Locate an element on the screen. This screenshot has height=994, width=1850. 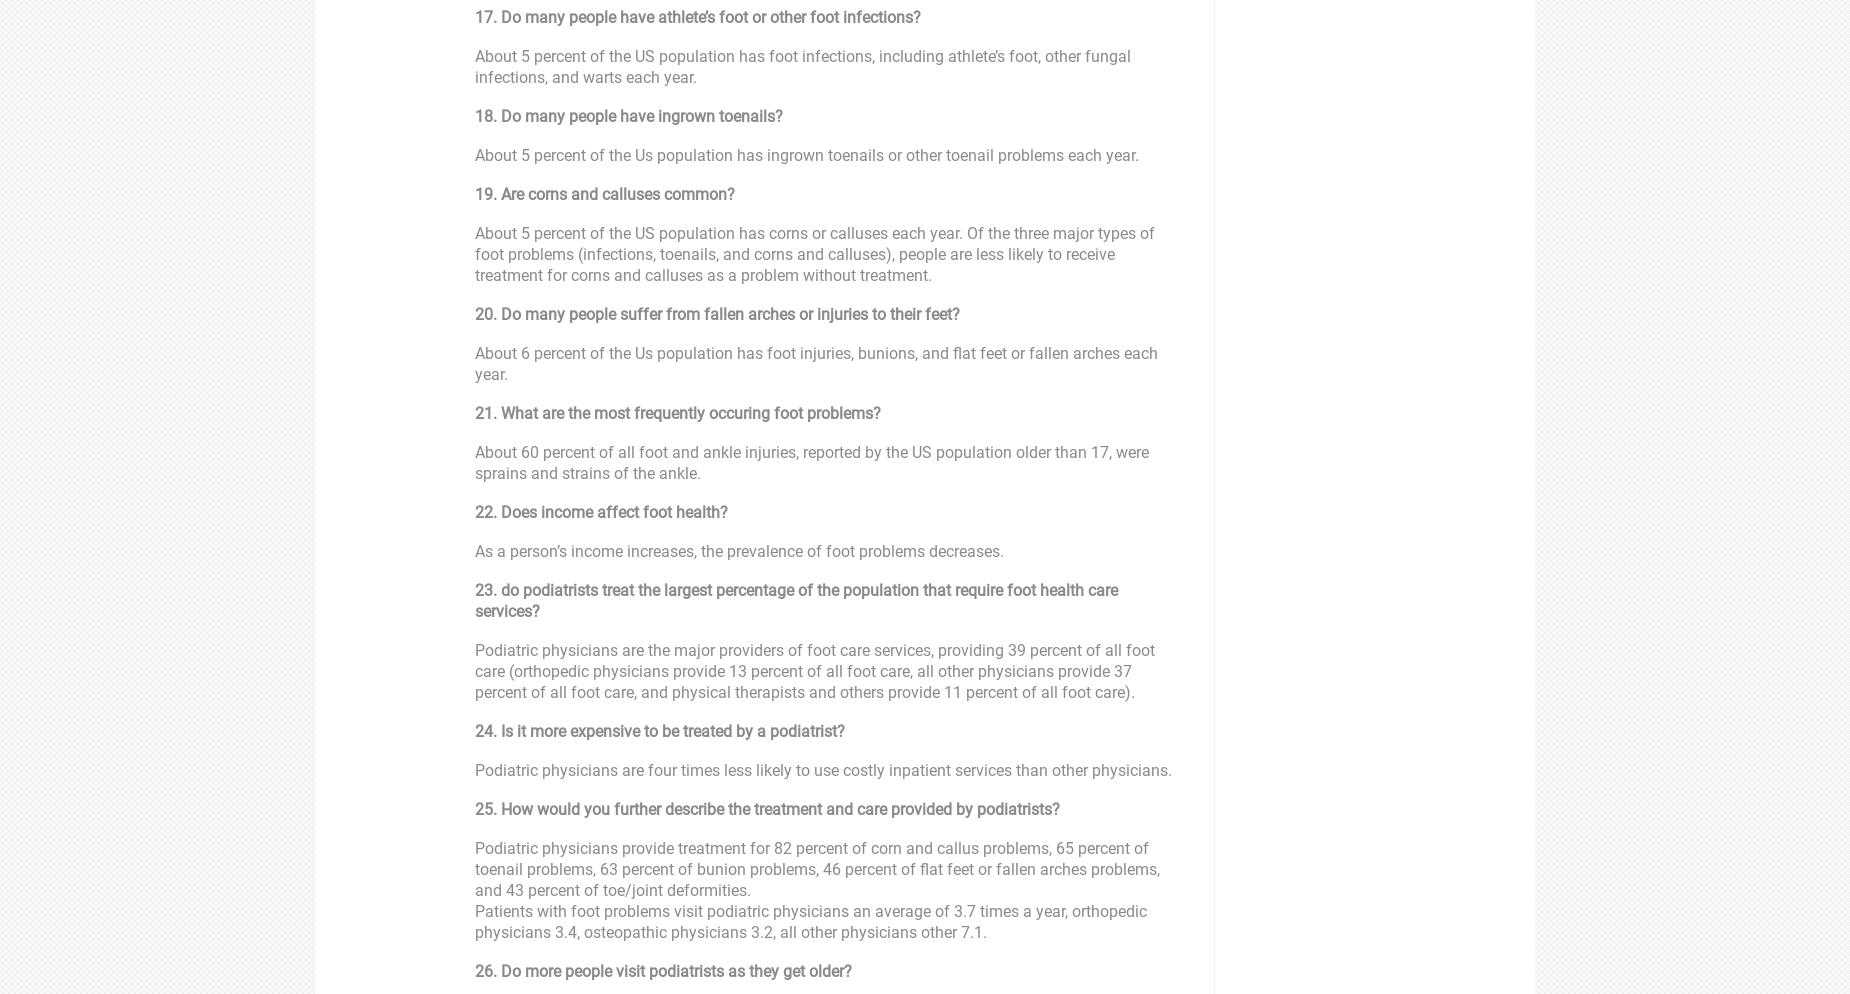
'26. Do more people visit podiatrists as they get older?' is located at coordinates (663, 970).